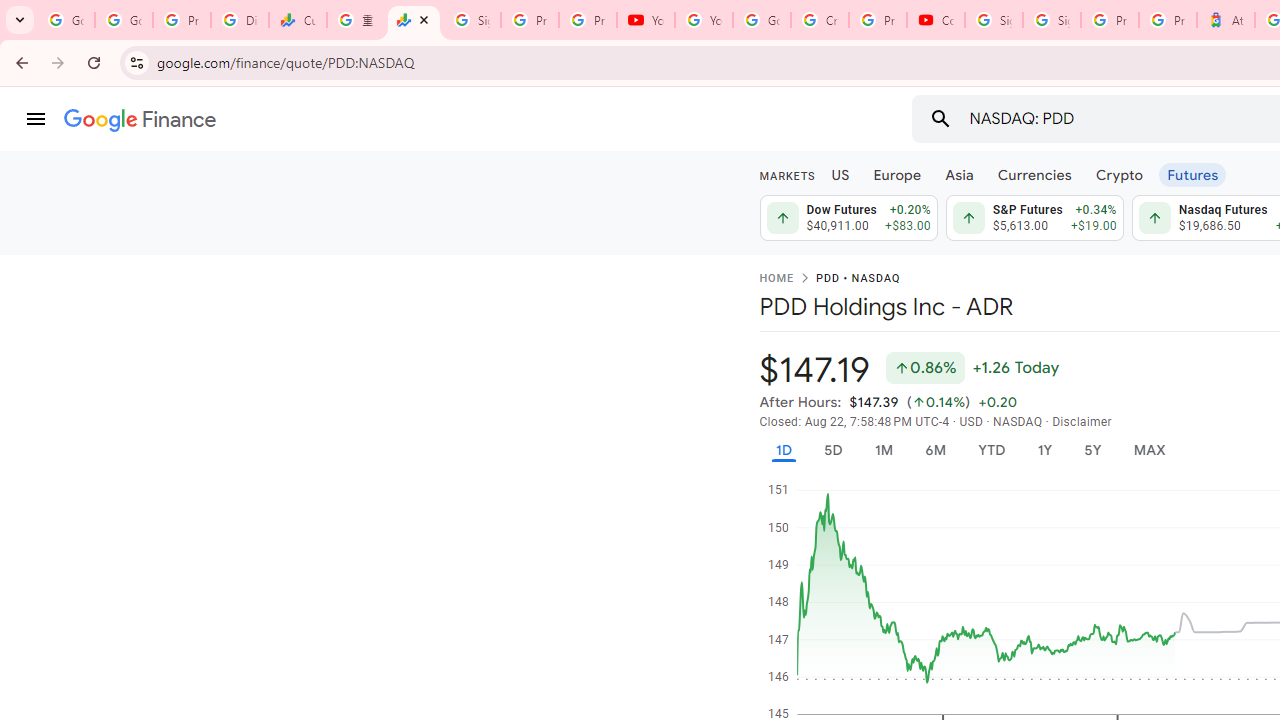  Describe the element at coordinates (135, 61) in the screenshot. I see `'View site information'` at that location.